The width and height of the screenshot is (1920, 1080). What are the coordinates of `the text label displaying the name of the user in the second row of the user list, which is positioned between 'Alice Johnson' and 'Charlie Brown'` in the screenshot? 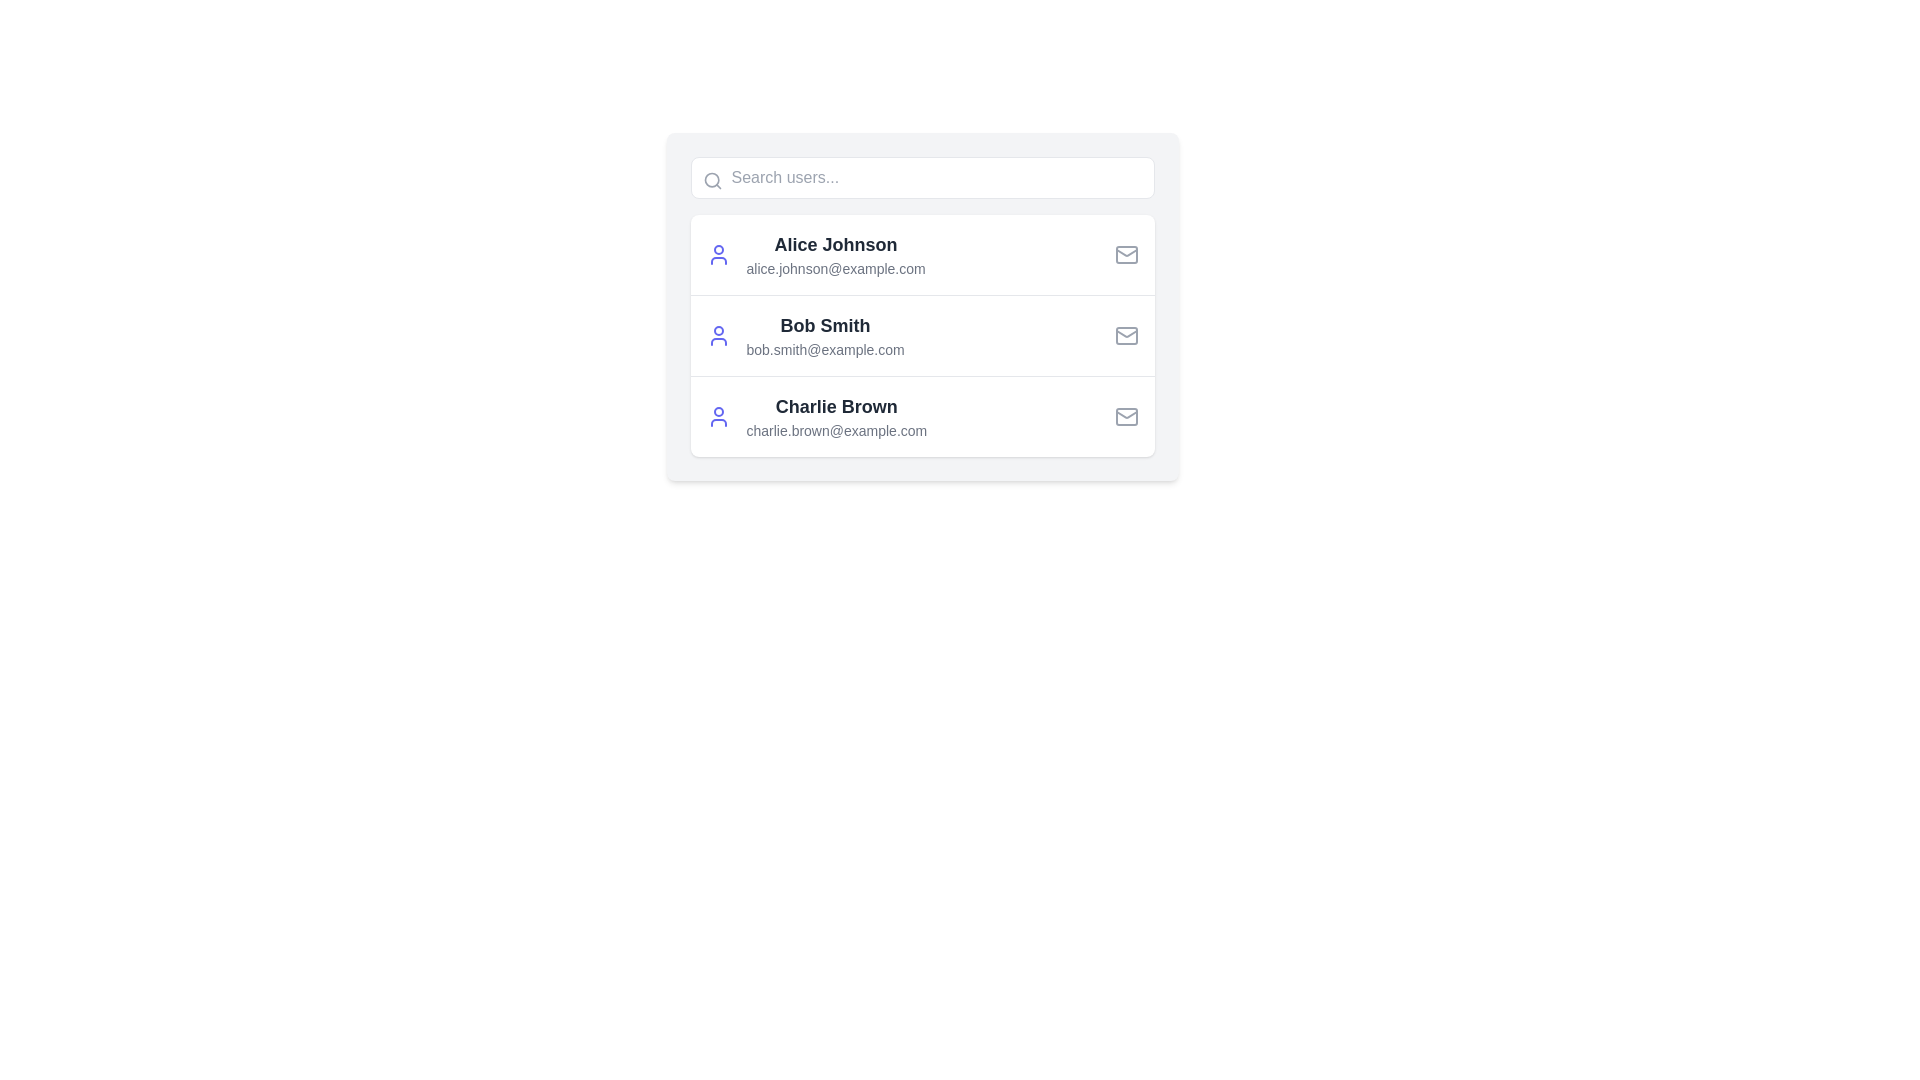 It's located at (825, 325).